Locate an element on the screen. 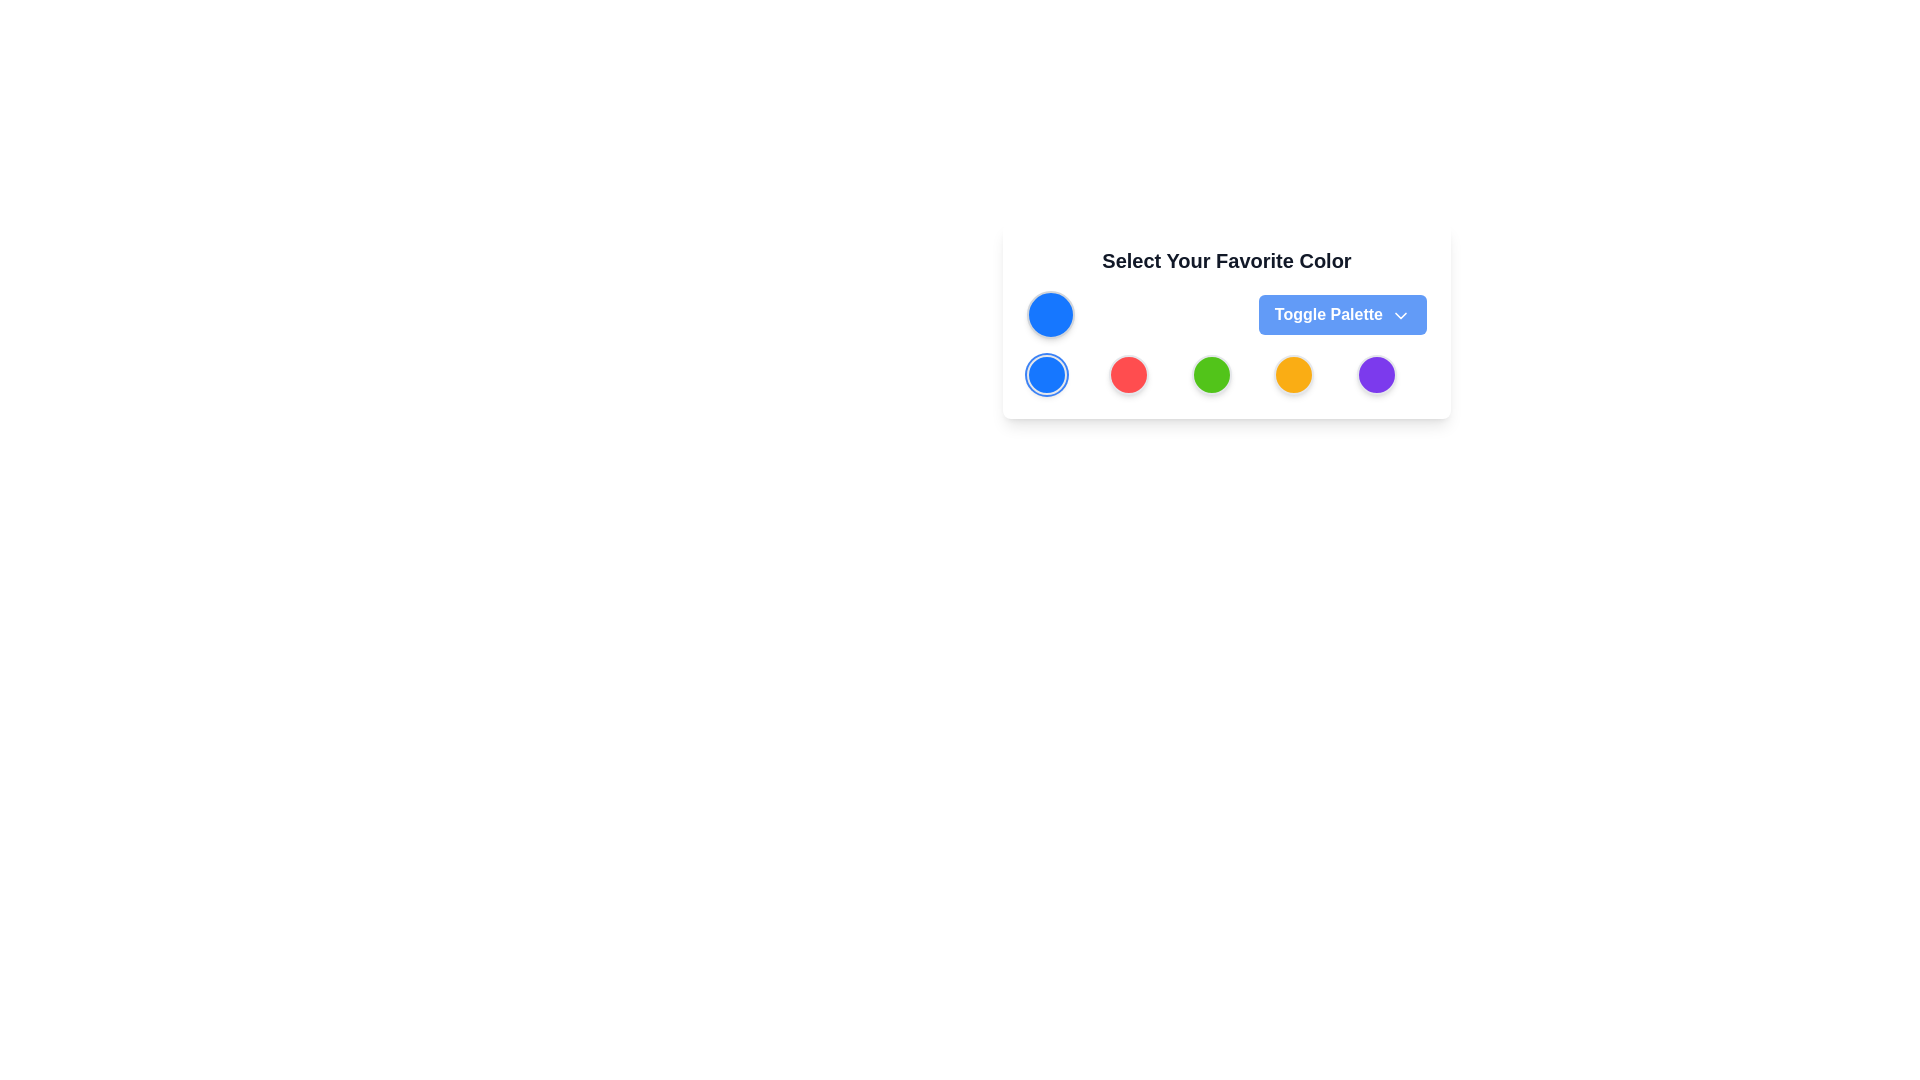  the center of the green circular color button in the grid layout located in the 'Select Your Favorite Color' panel is located at coordinates (1226, 374).